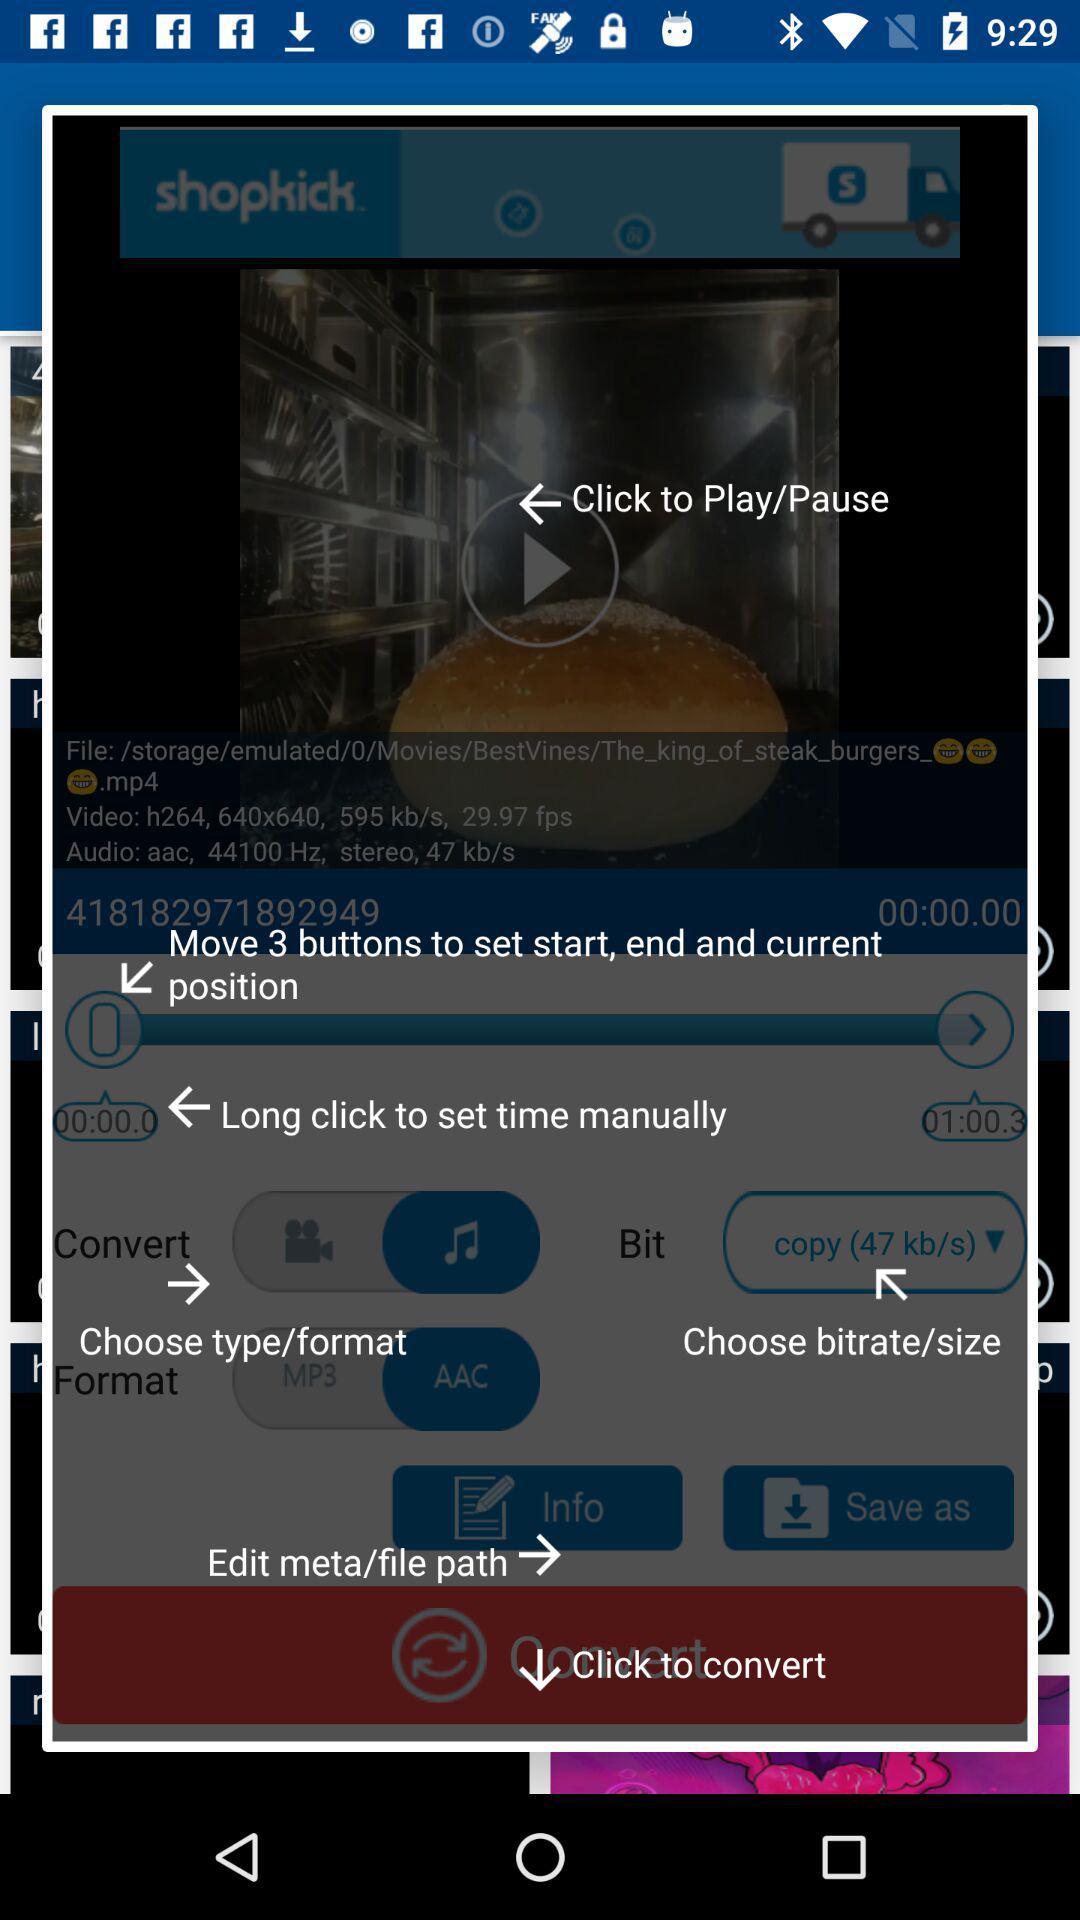 Image resolution: width=1080 pixels, height=1920 pixels. What do you see at coordinates (461, 1241) in the screenshot?
I see `music` at bounding box center [461, 1241].